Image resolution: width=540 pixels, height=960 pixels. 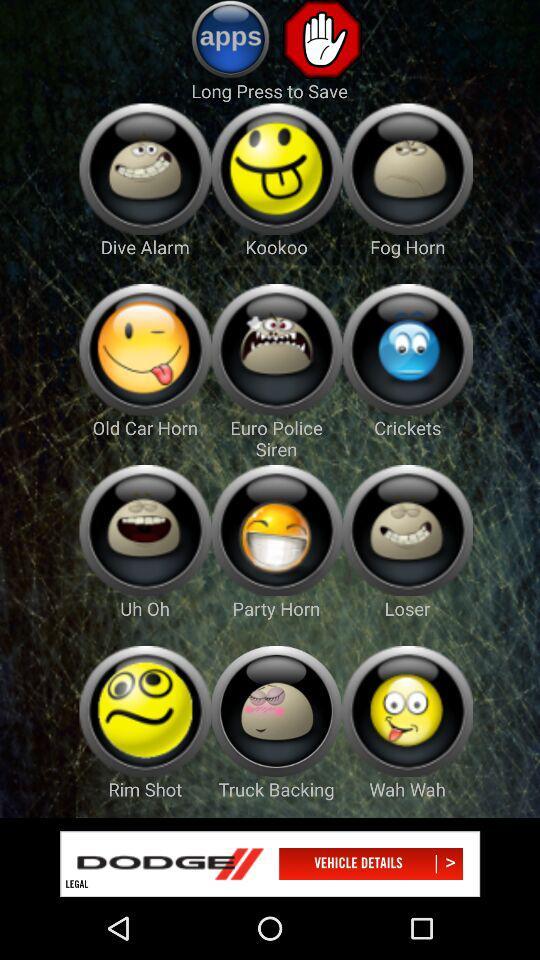 I want to click on an option, so click(x=275, y=168).